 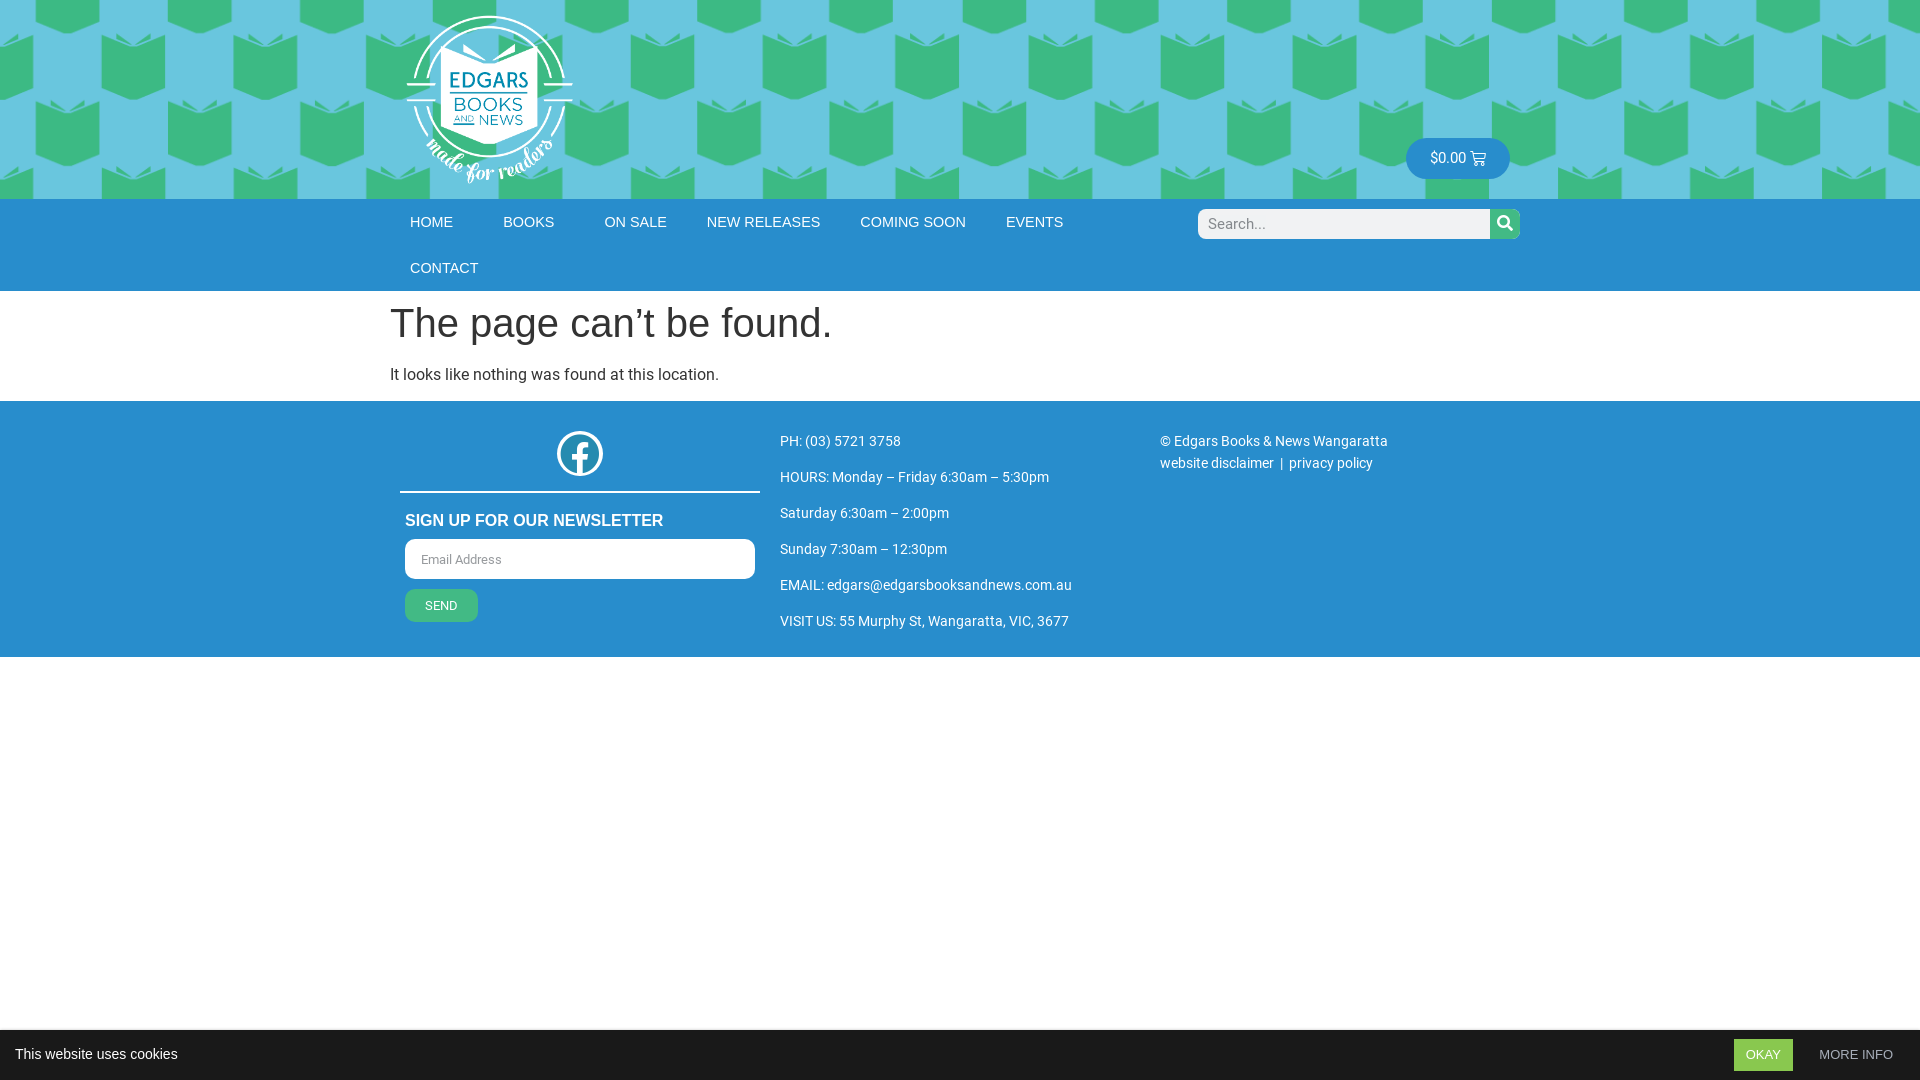 I want to click on 'edgars@edgarsbooksandnews.com.au', so click(x=826, y=585).